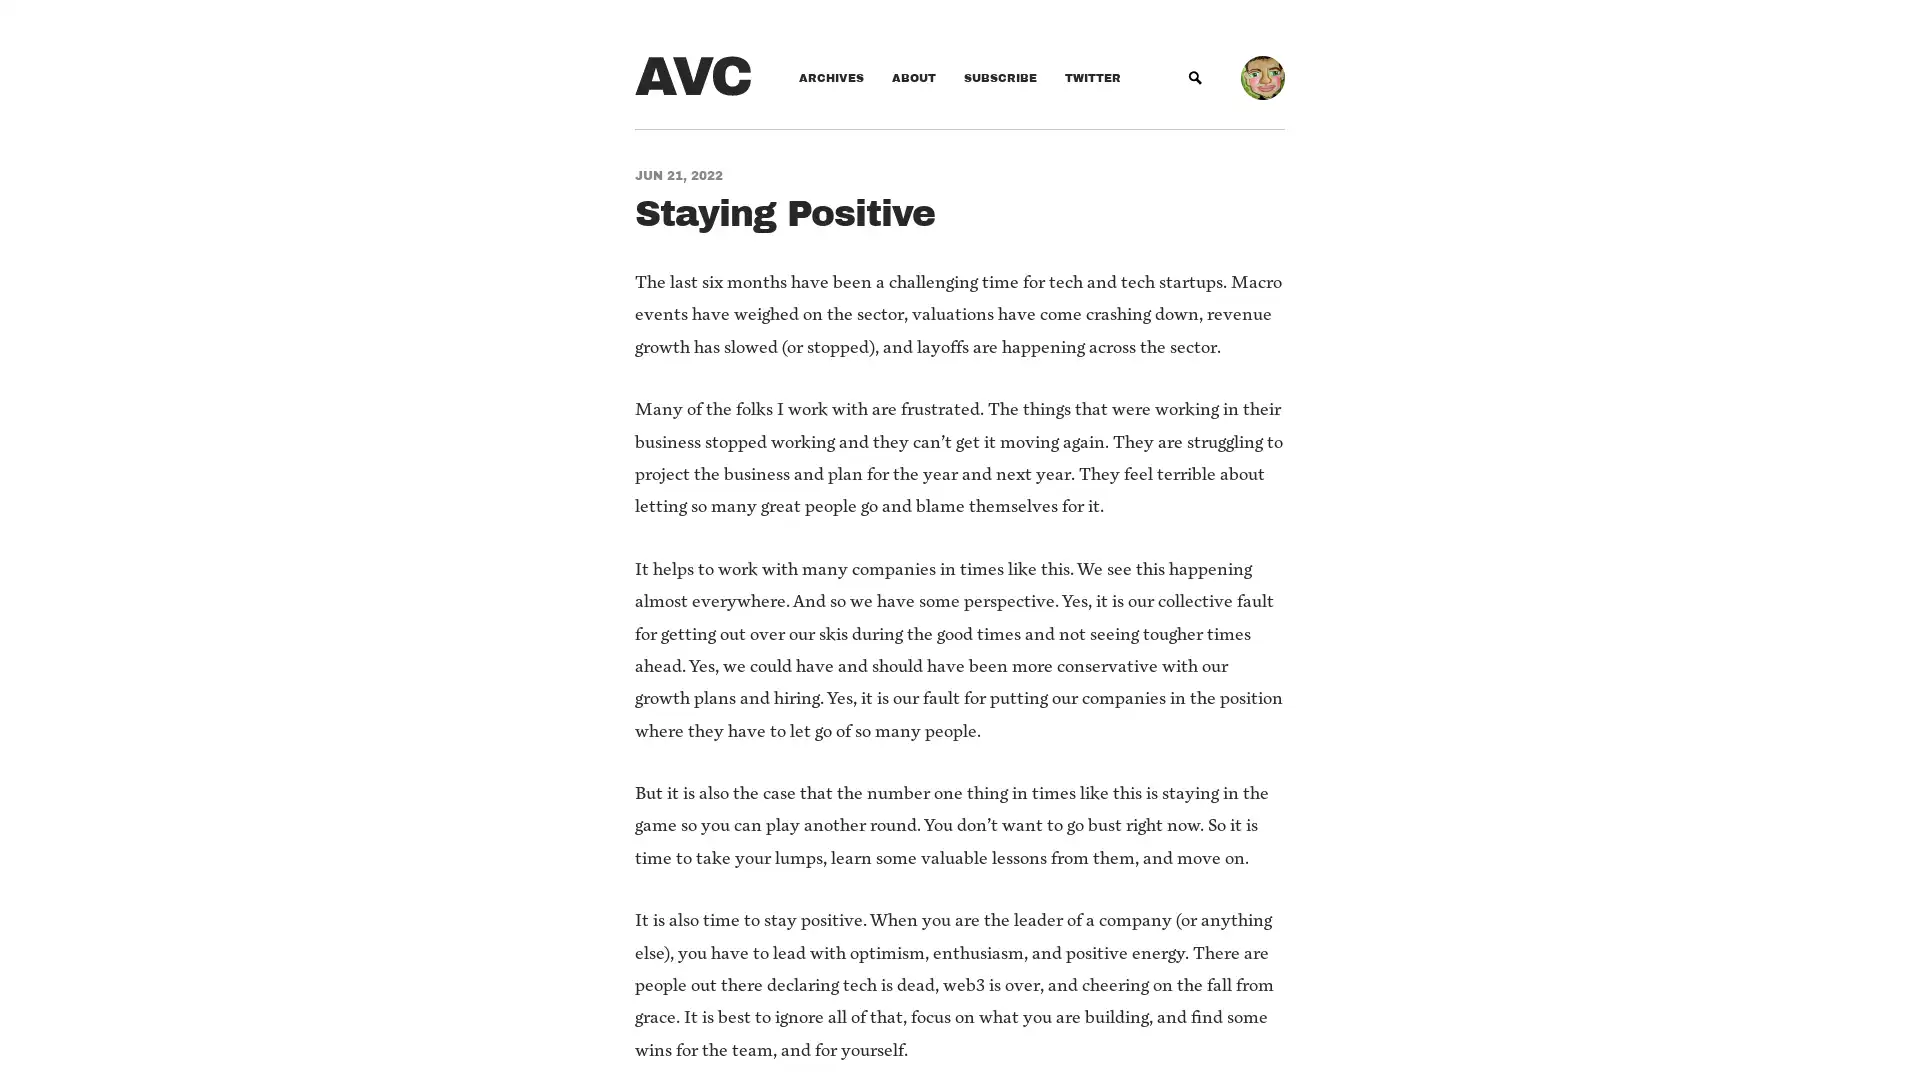  Describe the element at coordinates (1232, 76) in the screenshot. I see `Submit` at that location.